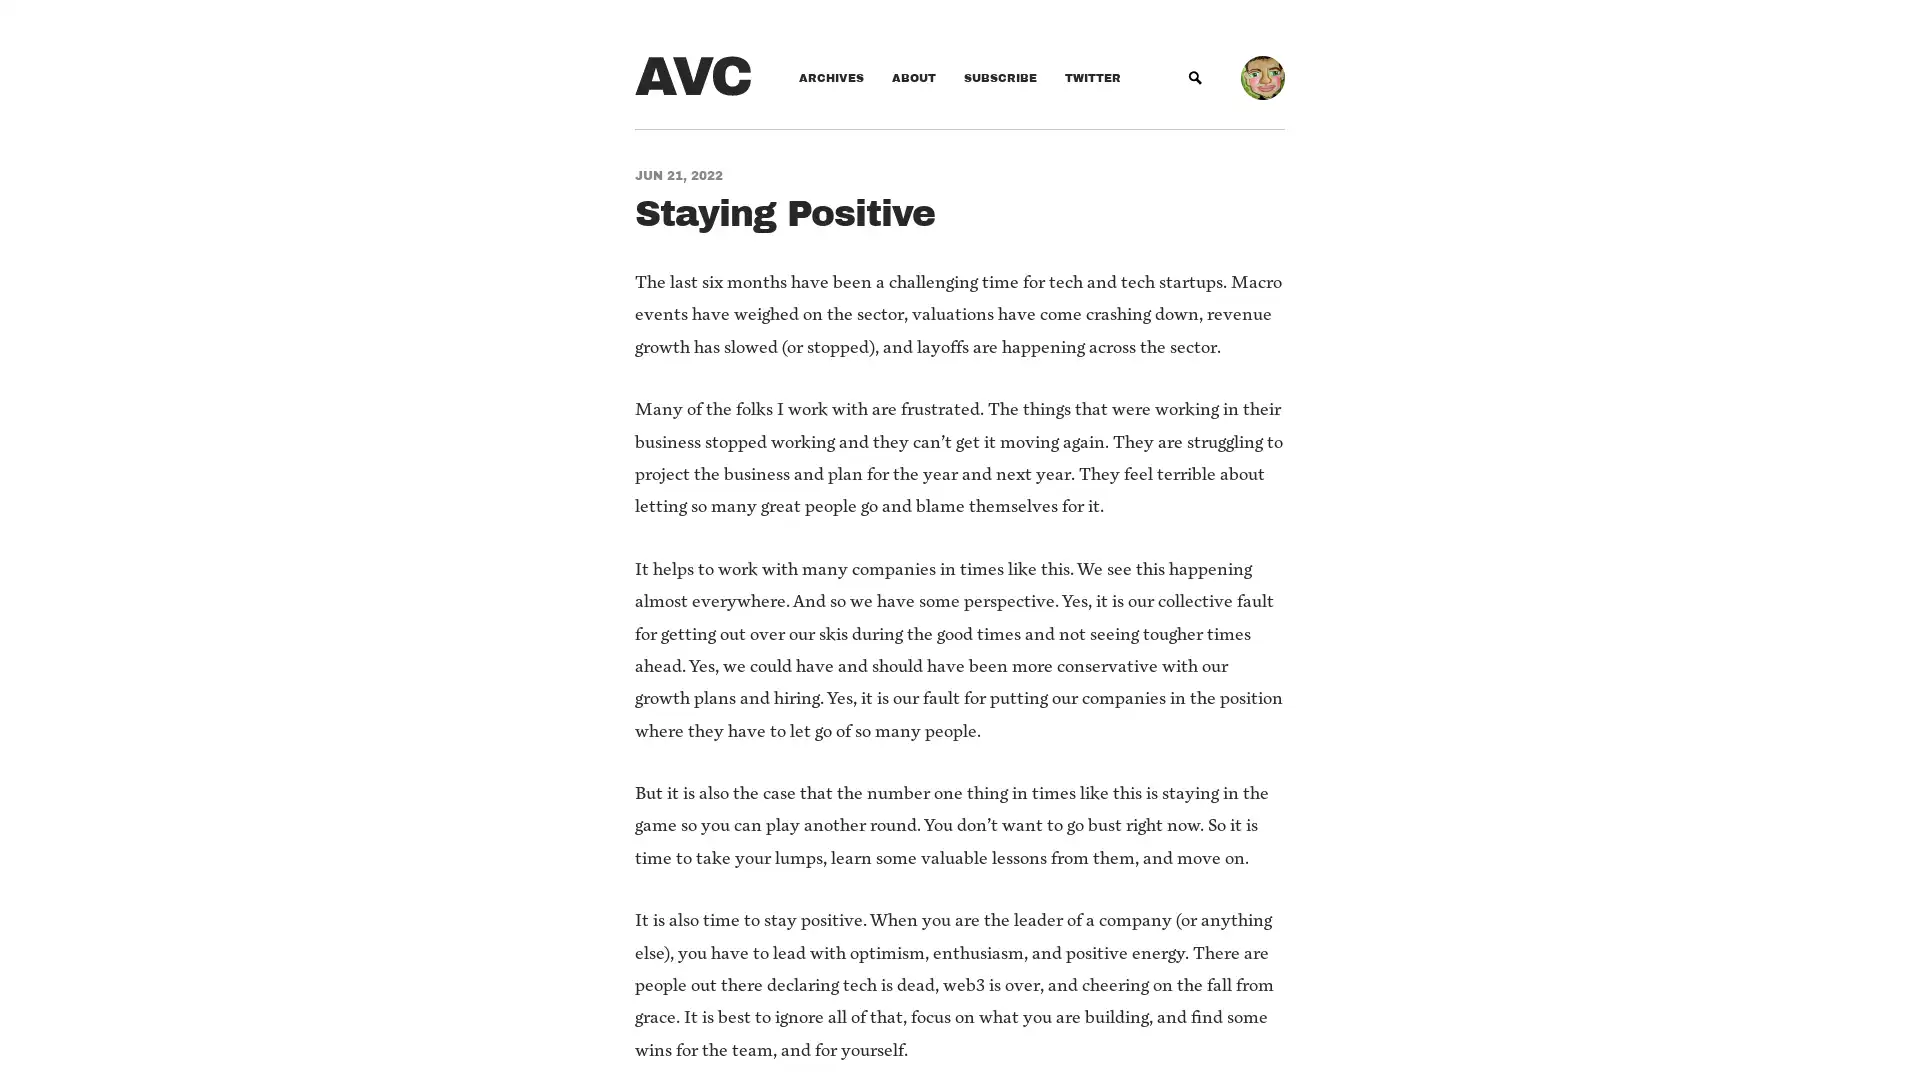  Describe the element at coordinates (1232, 76) in the screenshot. I see `Submit` at that location.